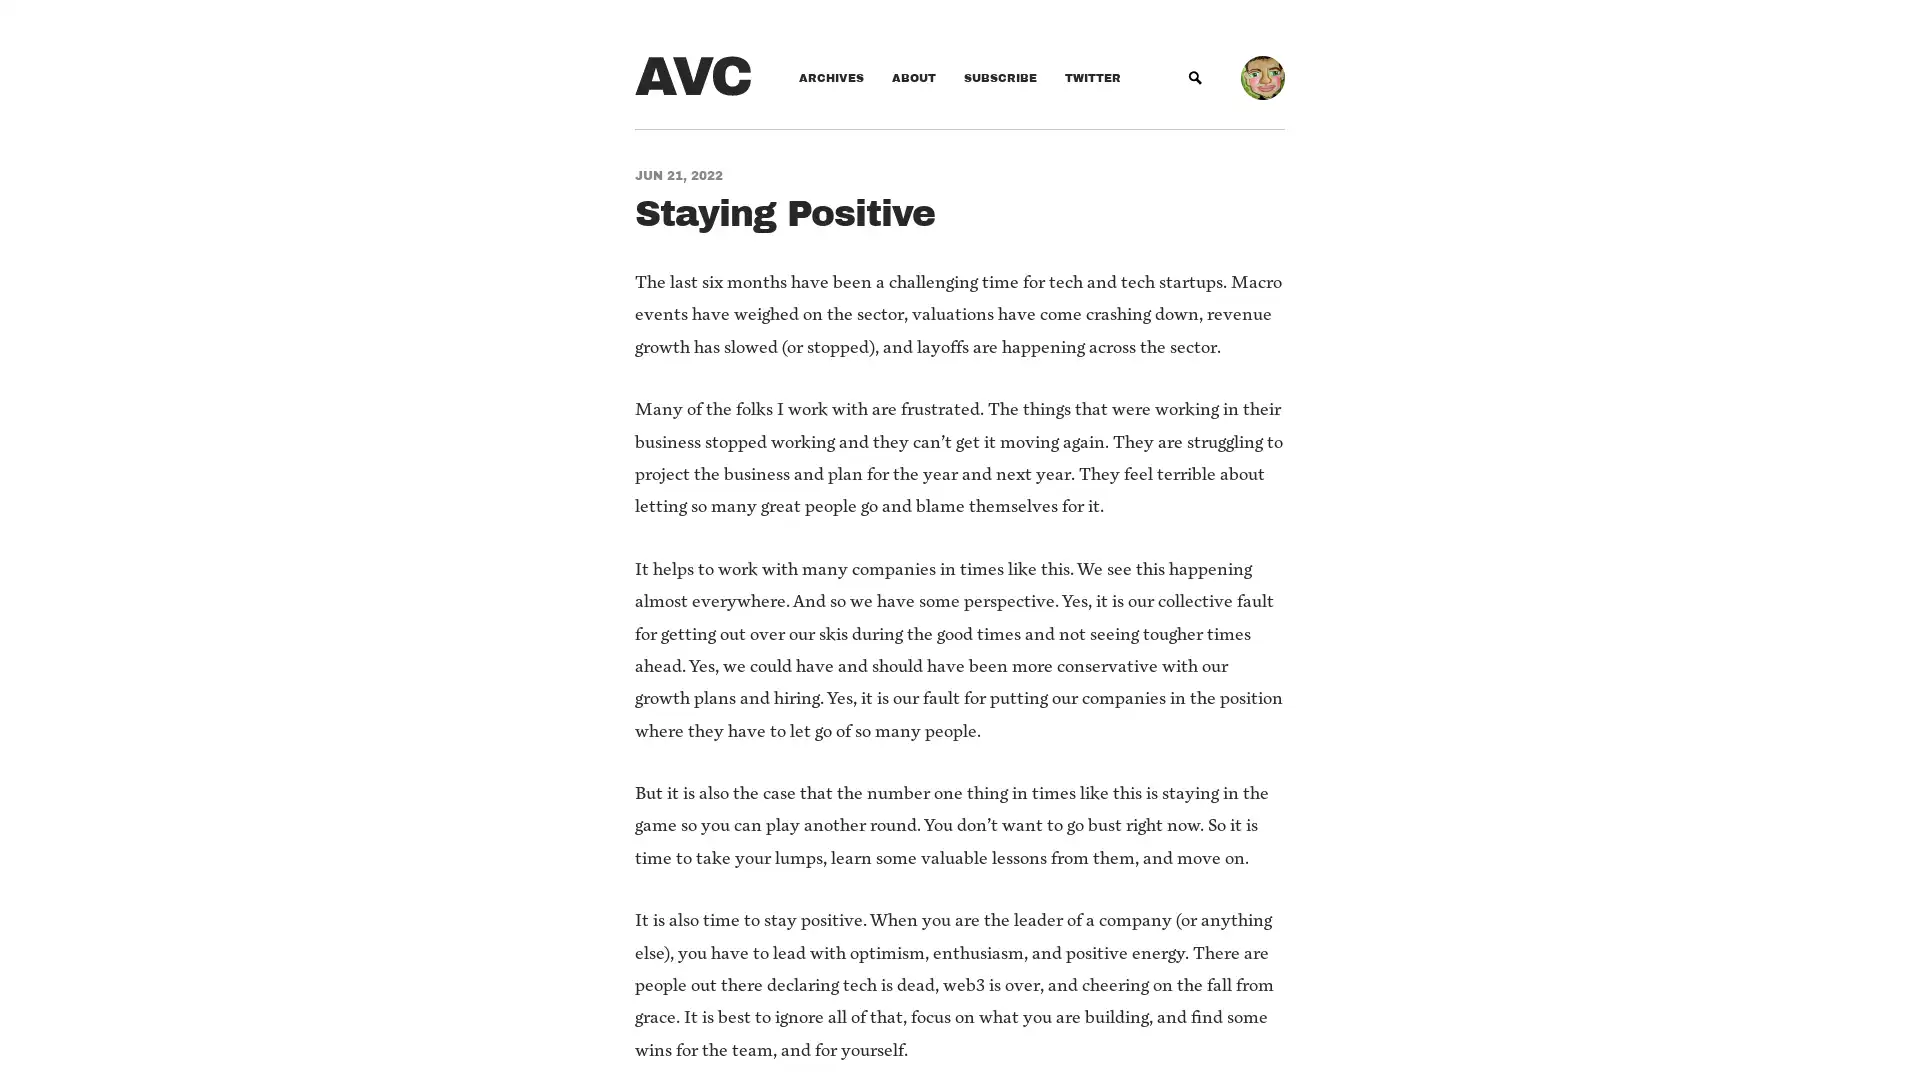  Describe the element at coordinates (1232, 76) in the screenshot. I see `Submit` at that location.